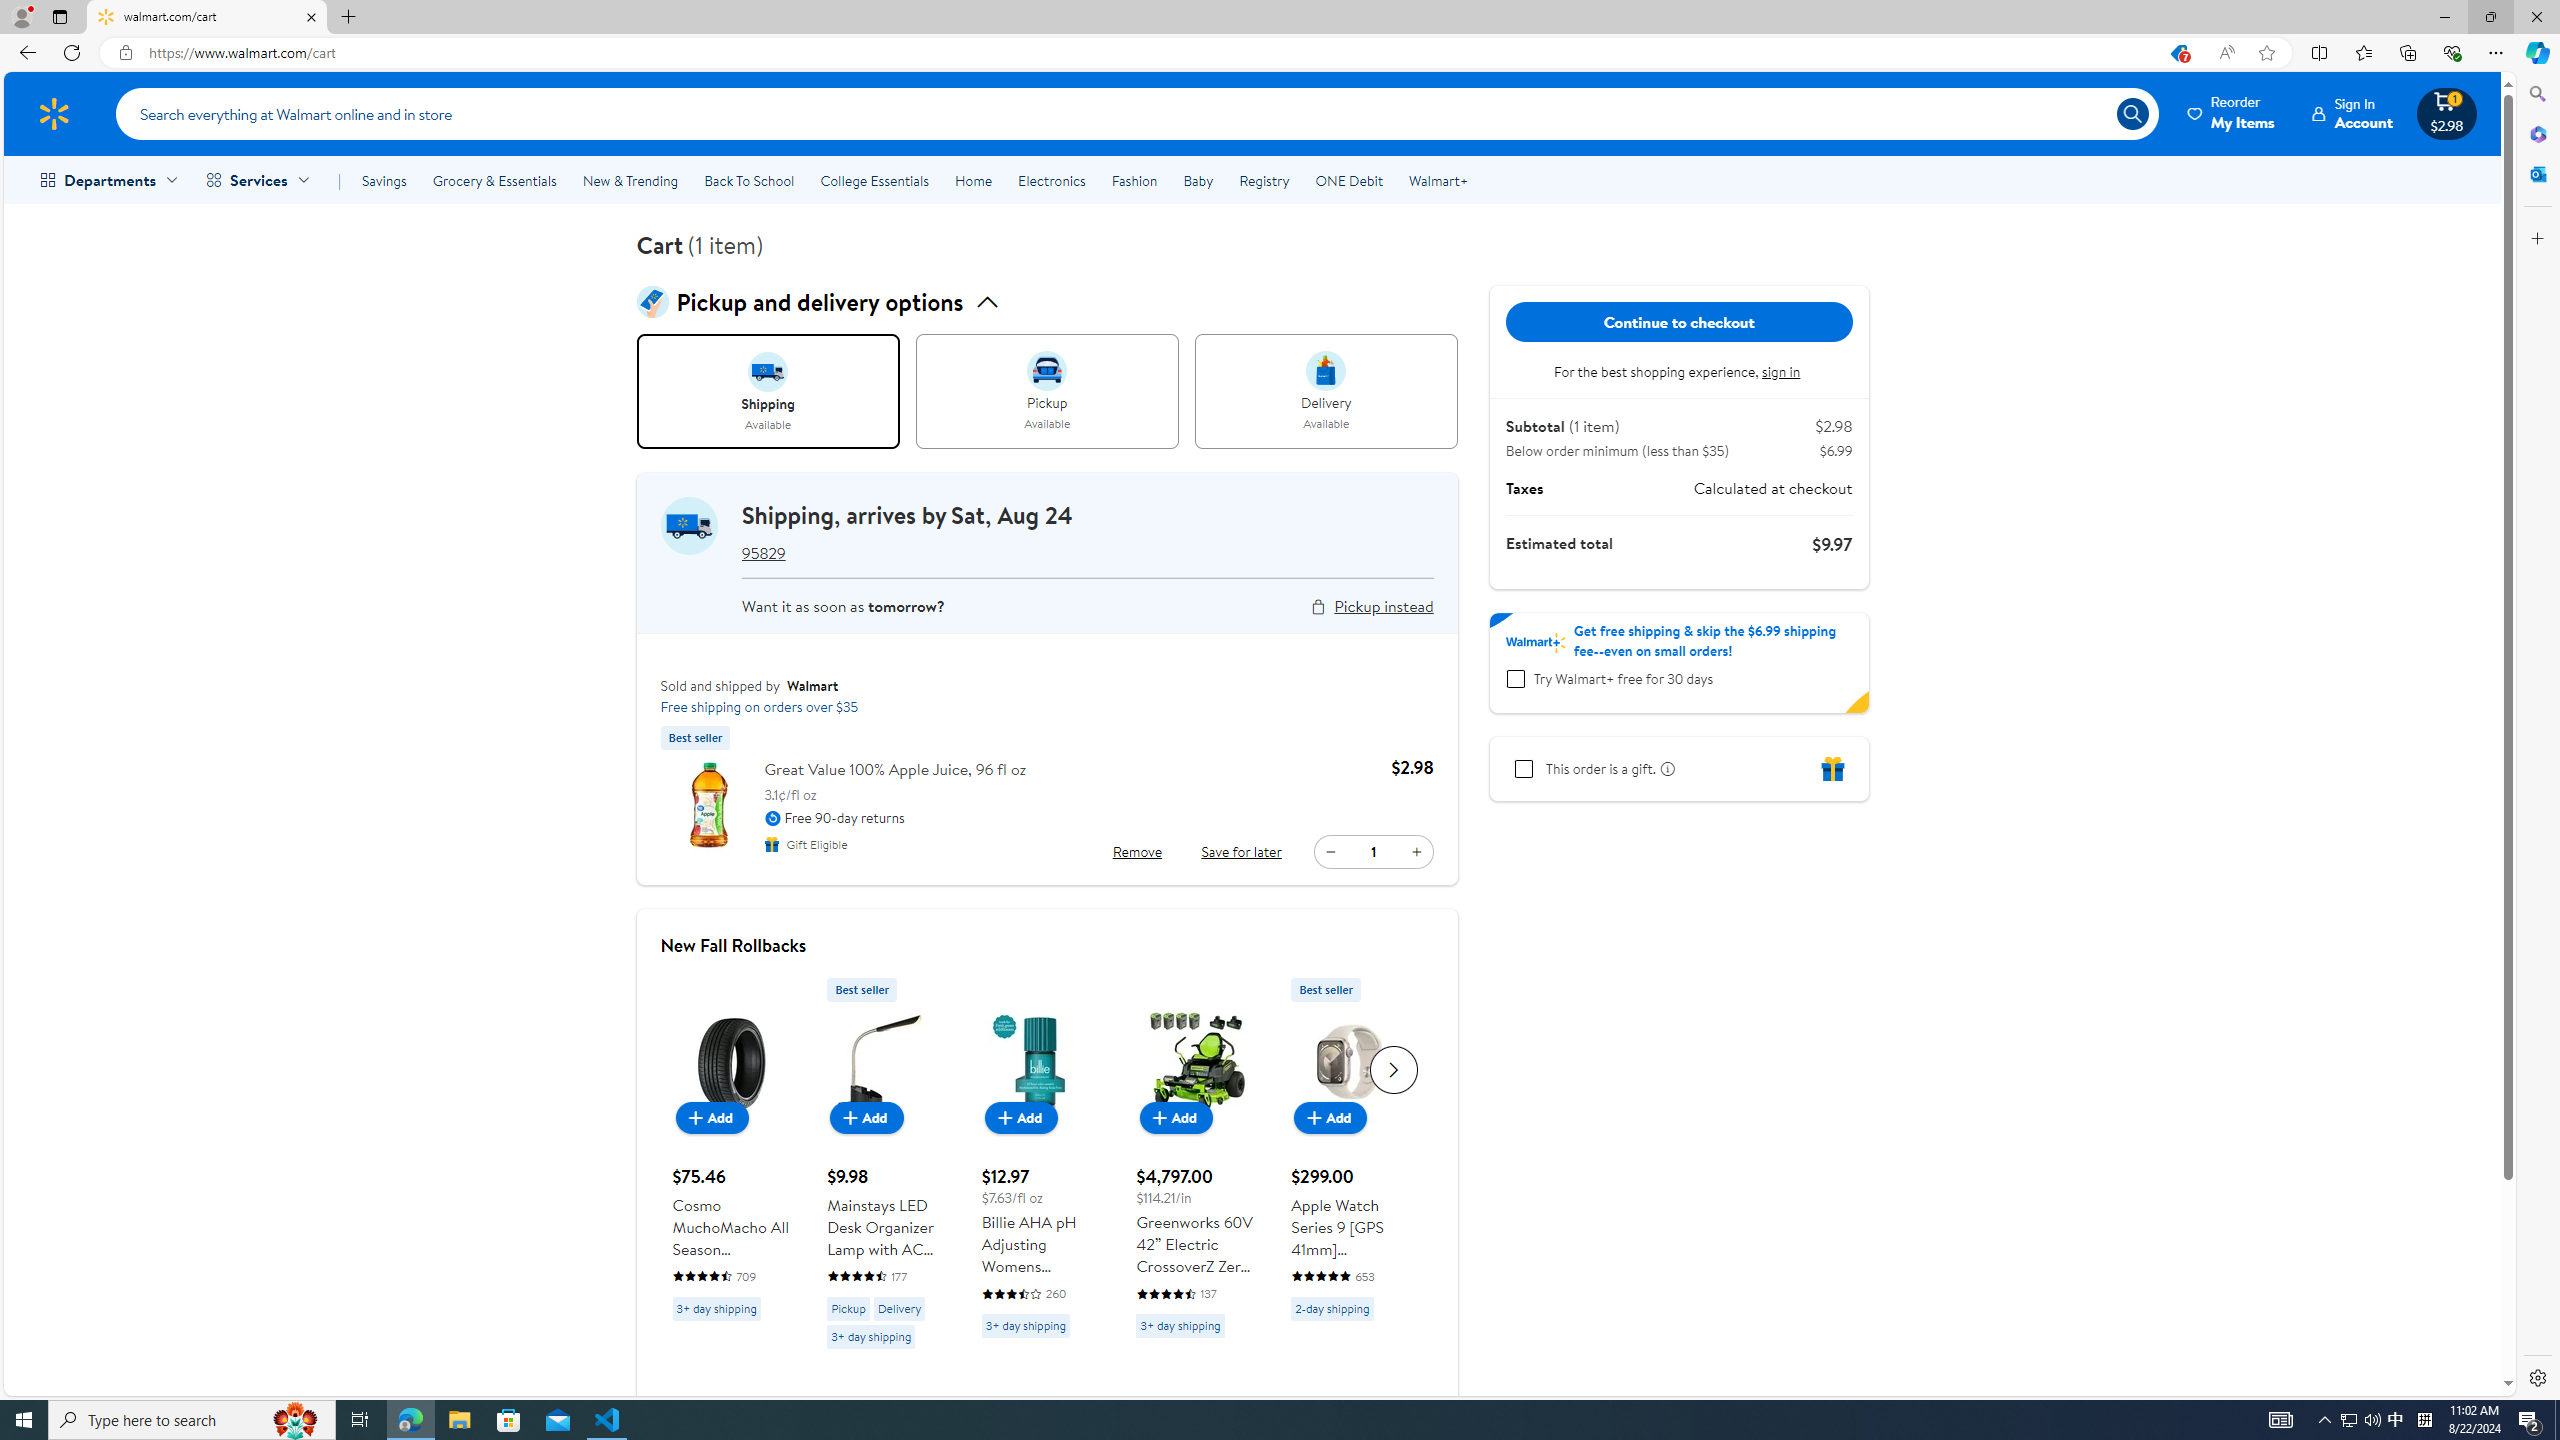 This screenshot has height=1440, width=2560. I want to click on 'Walmart Homepage', so click(52, 112).